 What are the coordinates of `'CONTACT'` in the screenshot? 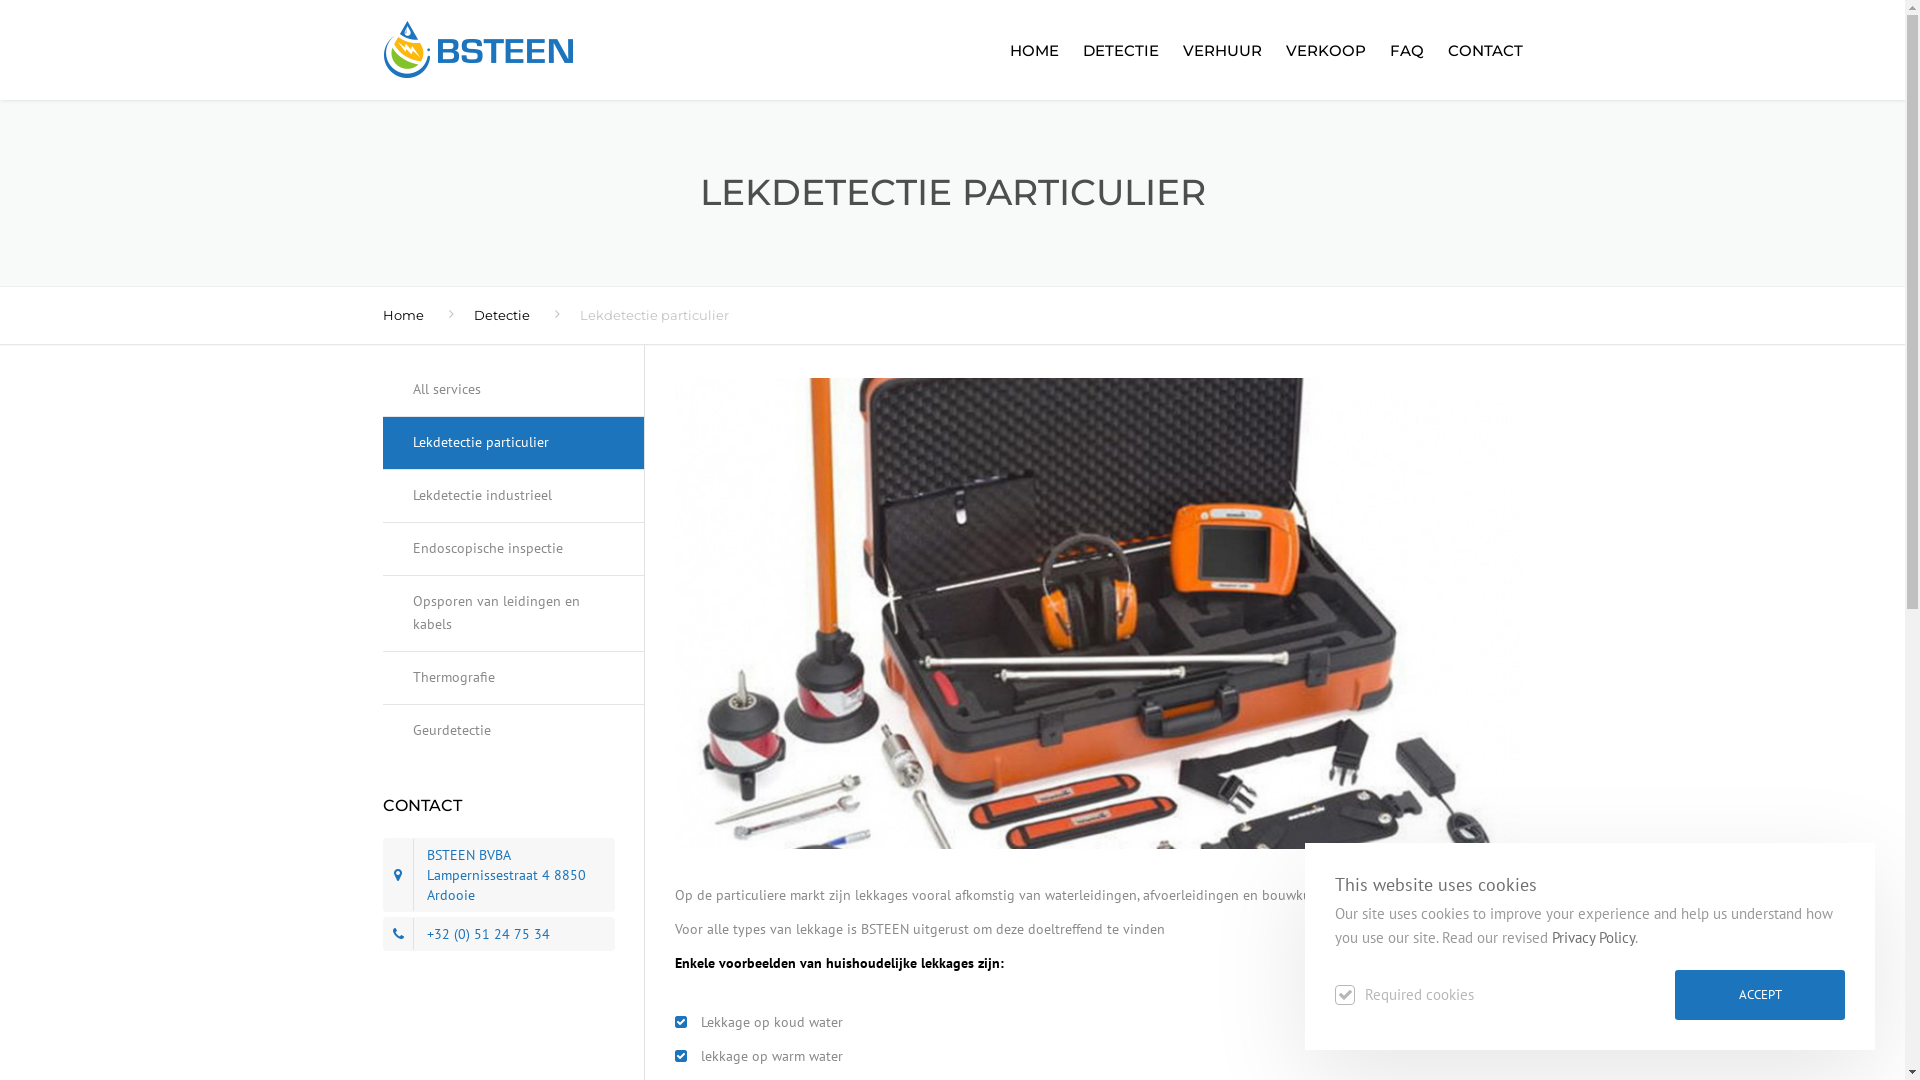 It's located at (1480, 49).